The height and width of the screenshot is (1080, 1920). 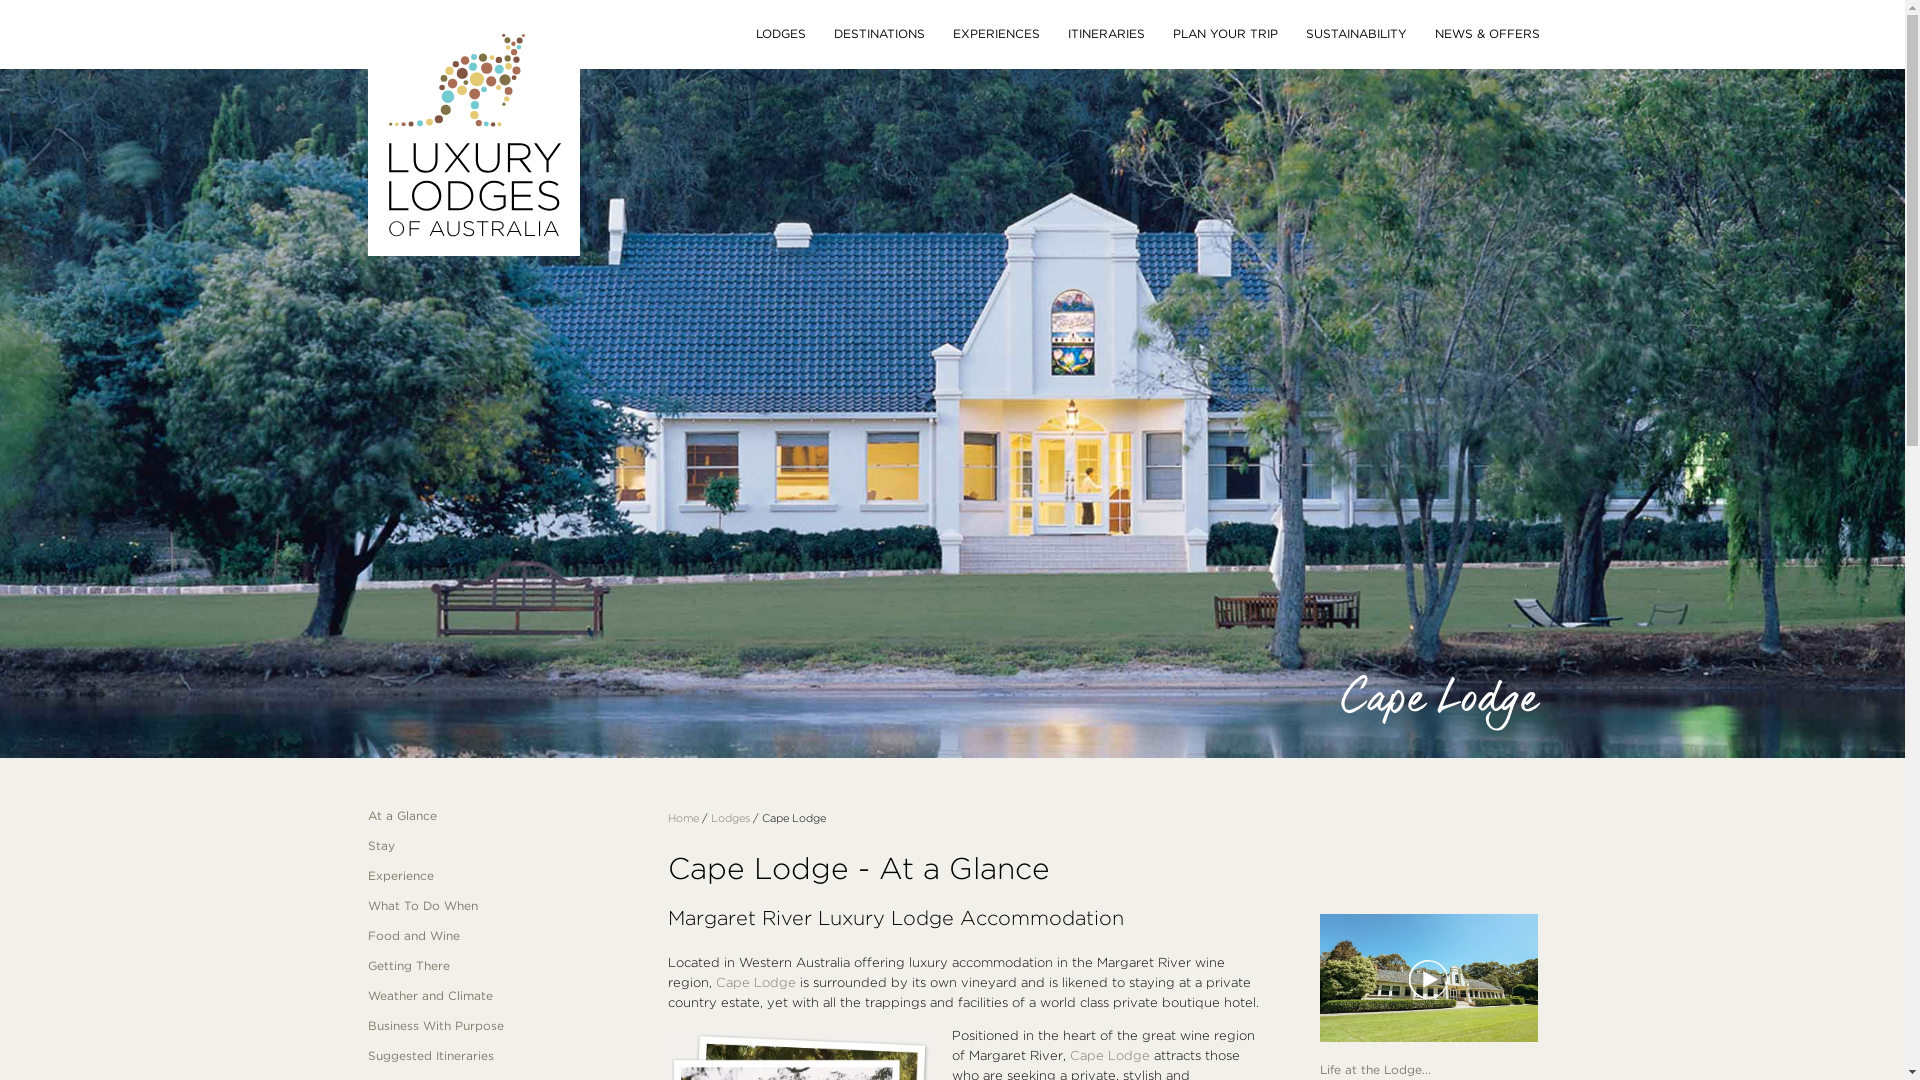 I want to click on 'Home', so click(x=683, y=817).